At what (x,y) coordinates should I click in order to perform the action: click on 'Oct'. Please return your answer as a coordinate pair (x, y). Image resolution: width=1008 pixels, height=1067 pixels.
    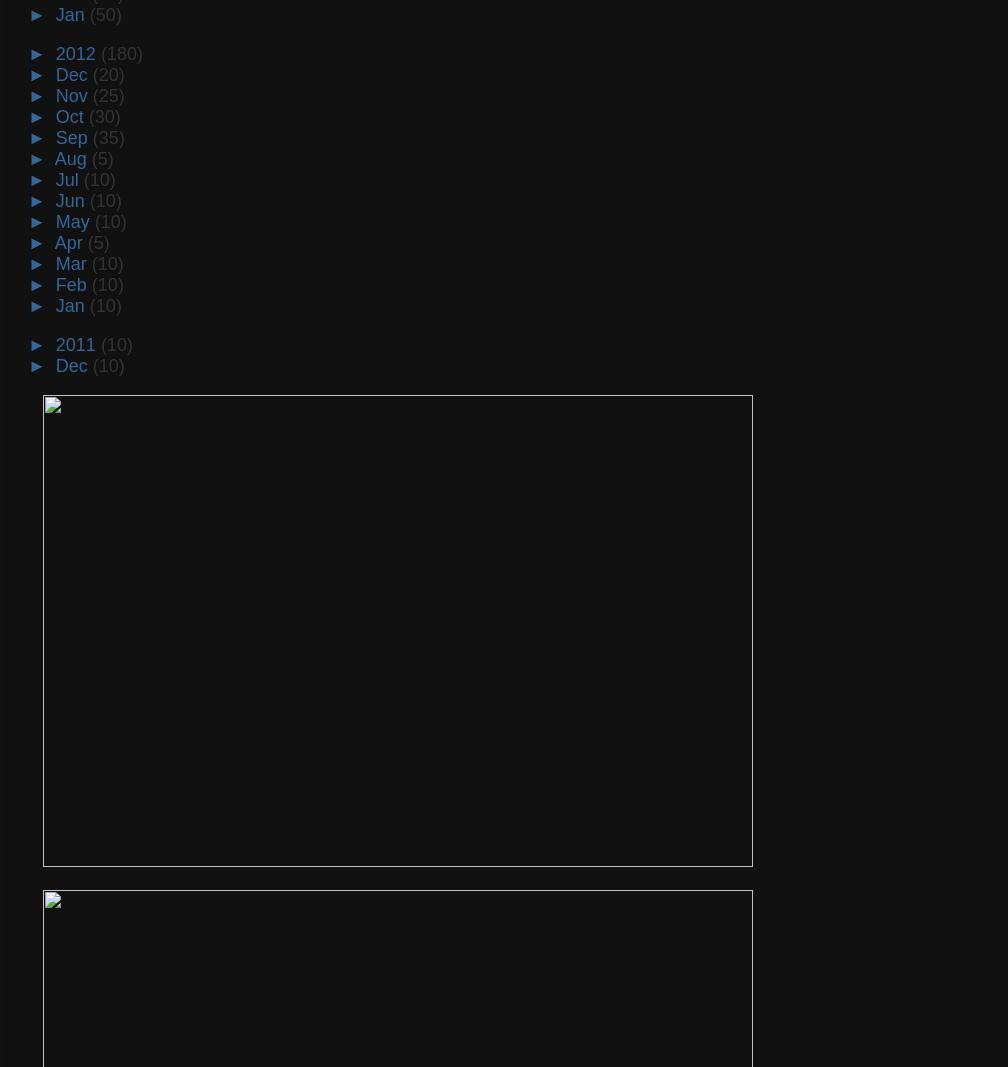
    Looking at the image, I should click on (55, 114).